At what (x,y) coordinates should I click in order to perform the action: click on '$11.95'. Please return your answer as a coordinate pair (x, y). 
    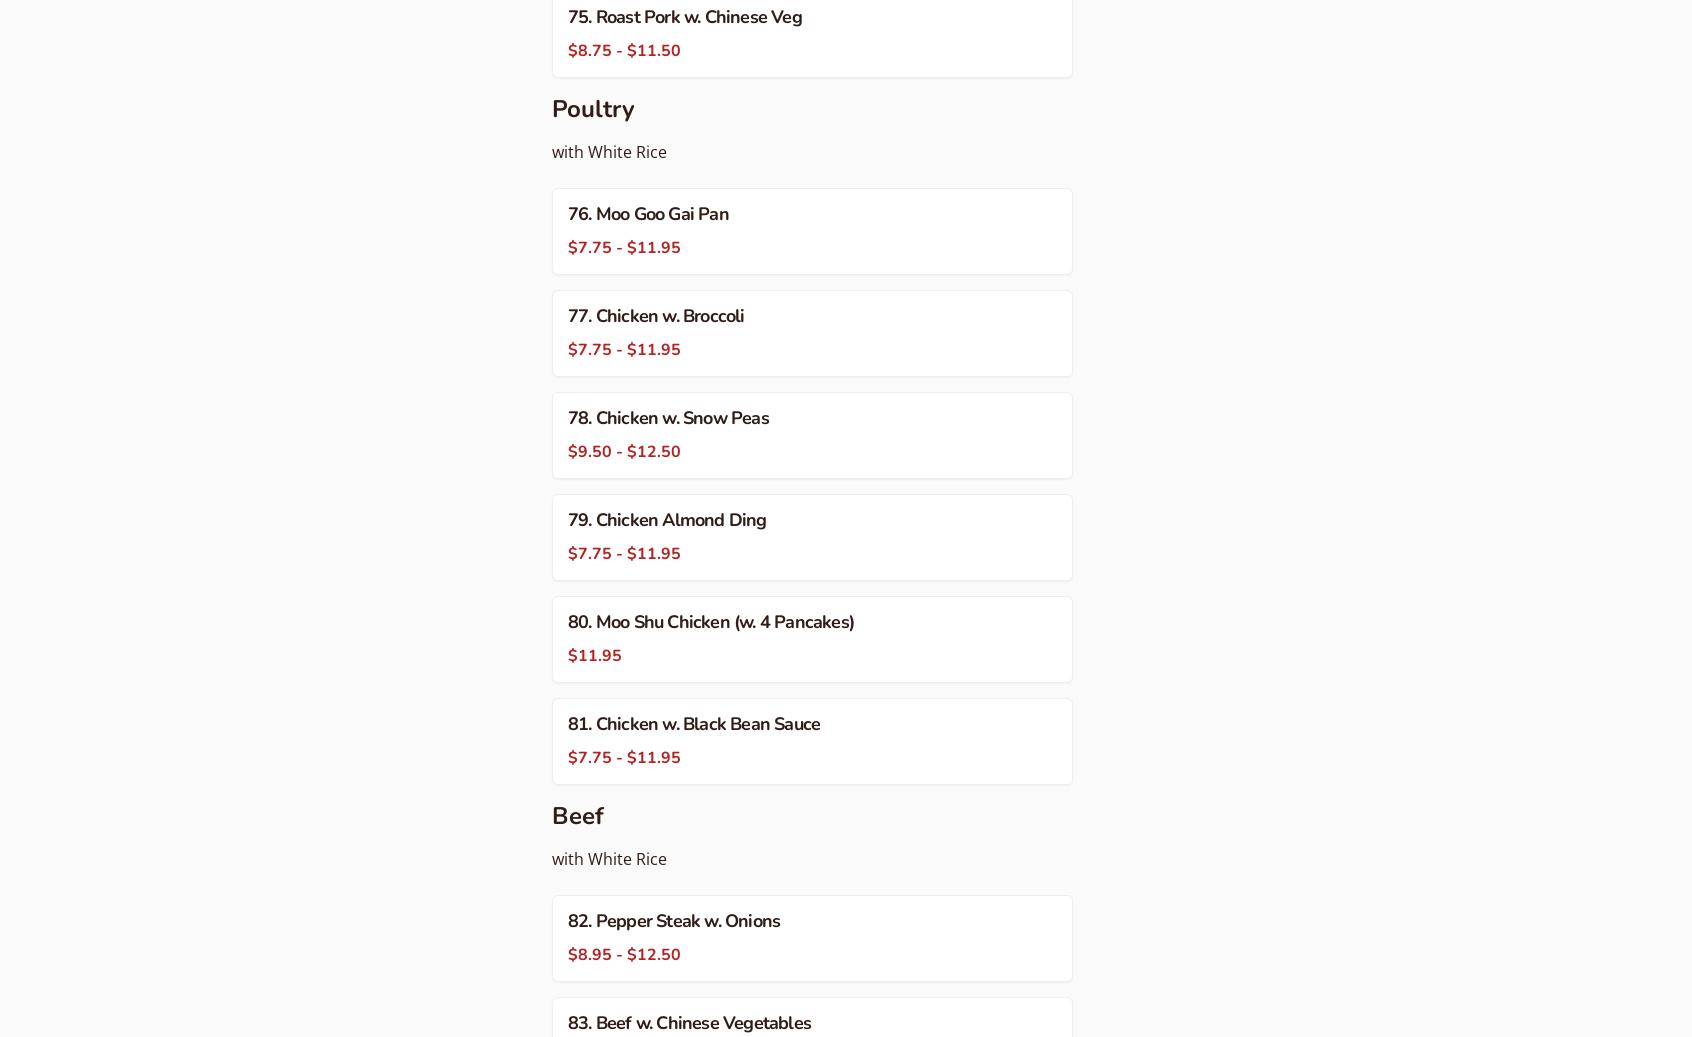
    Looking at the image, I should click on (567, 656).